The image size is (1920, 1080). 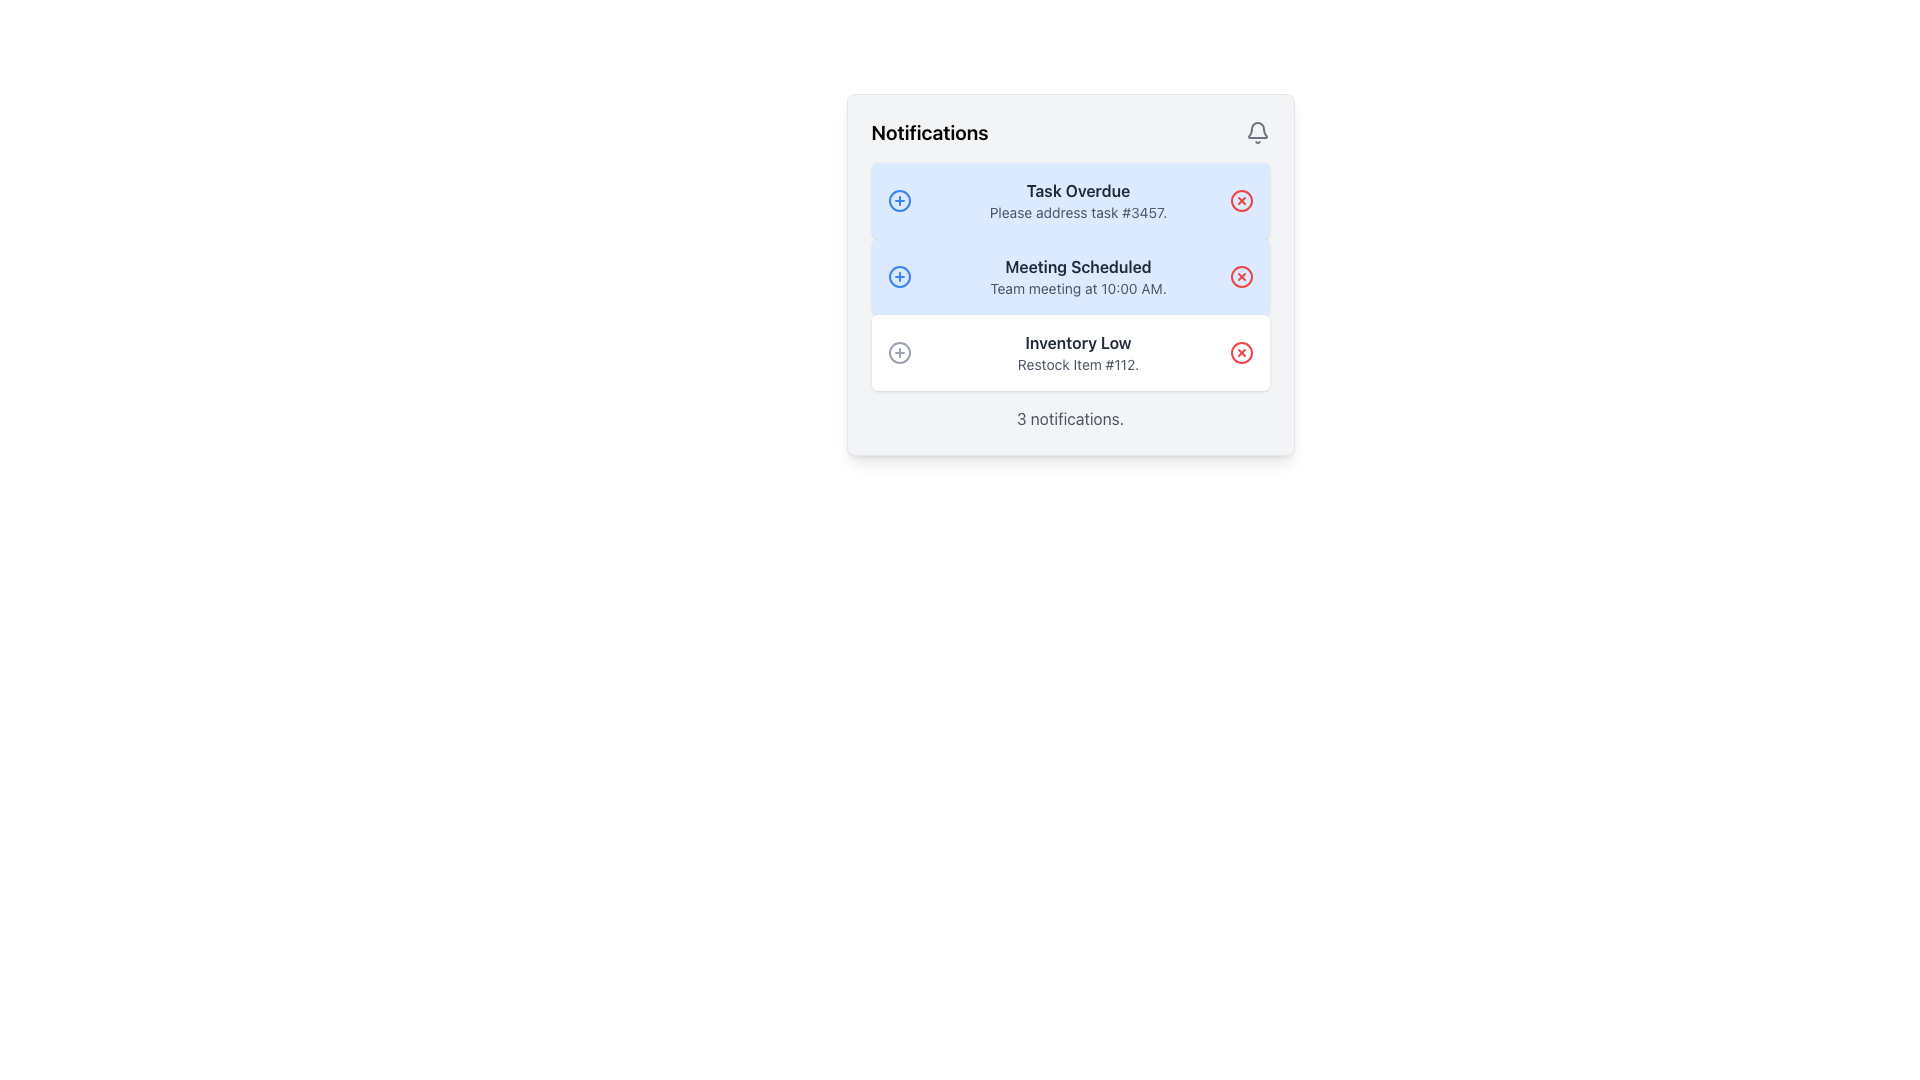 What do you see at coordinates (898, 352) in the screenshot?
I see `the circular '+' icon button located in the 'Inventory Low' notification` at bounding box center [898, 352].